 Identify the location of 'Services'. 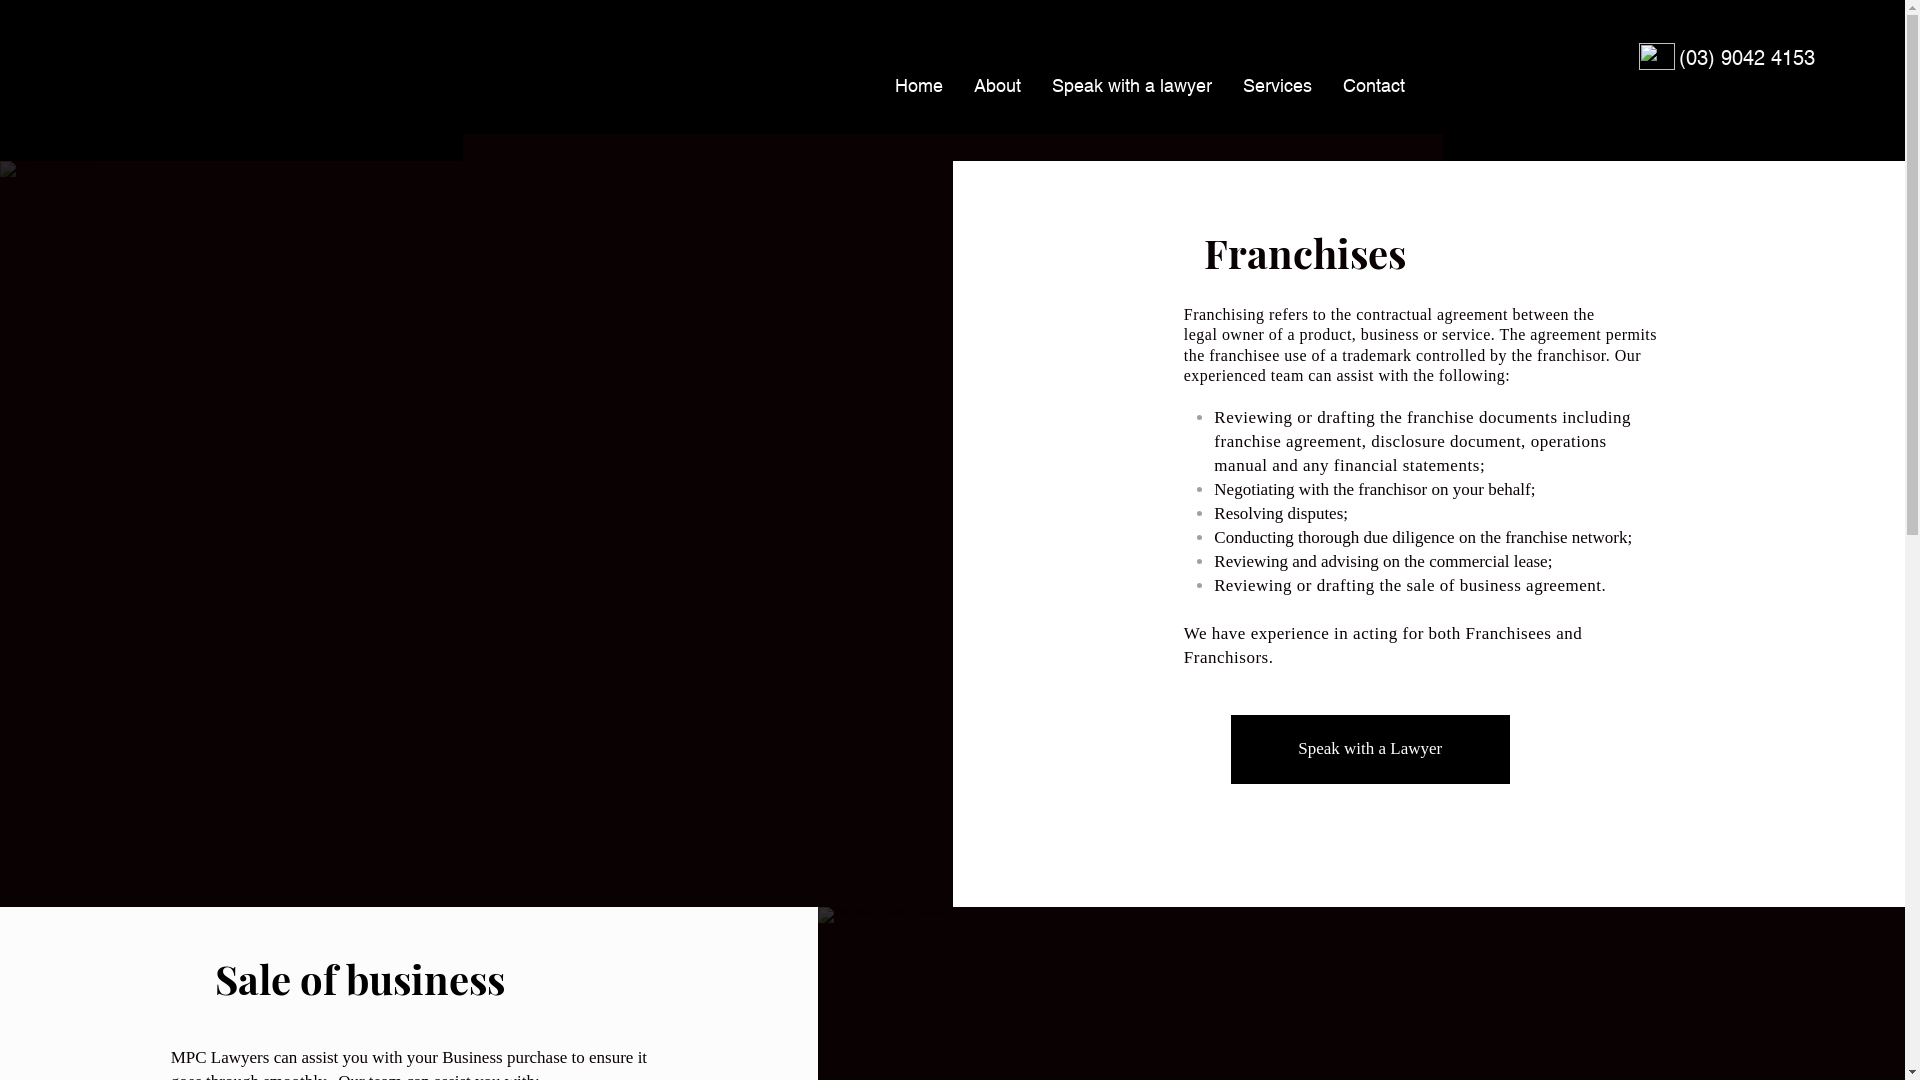
(1275, 84).